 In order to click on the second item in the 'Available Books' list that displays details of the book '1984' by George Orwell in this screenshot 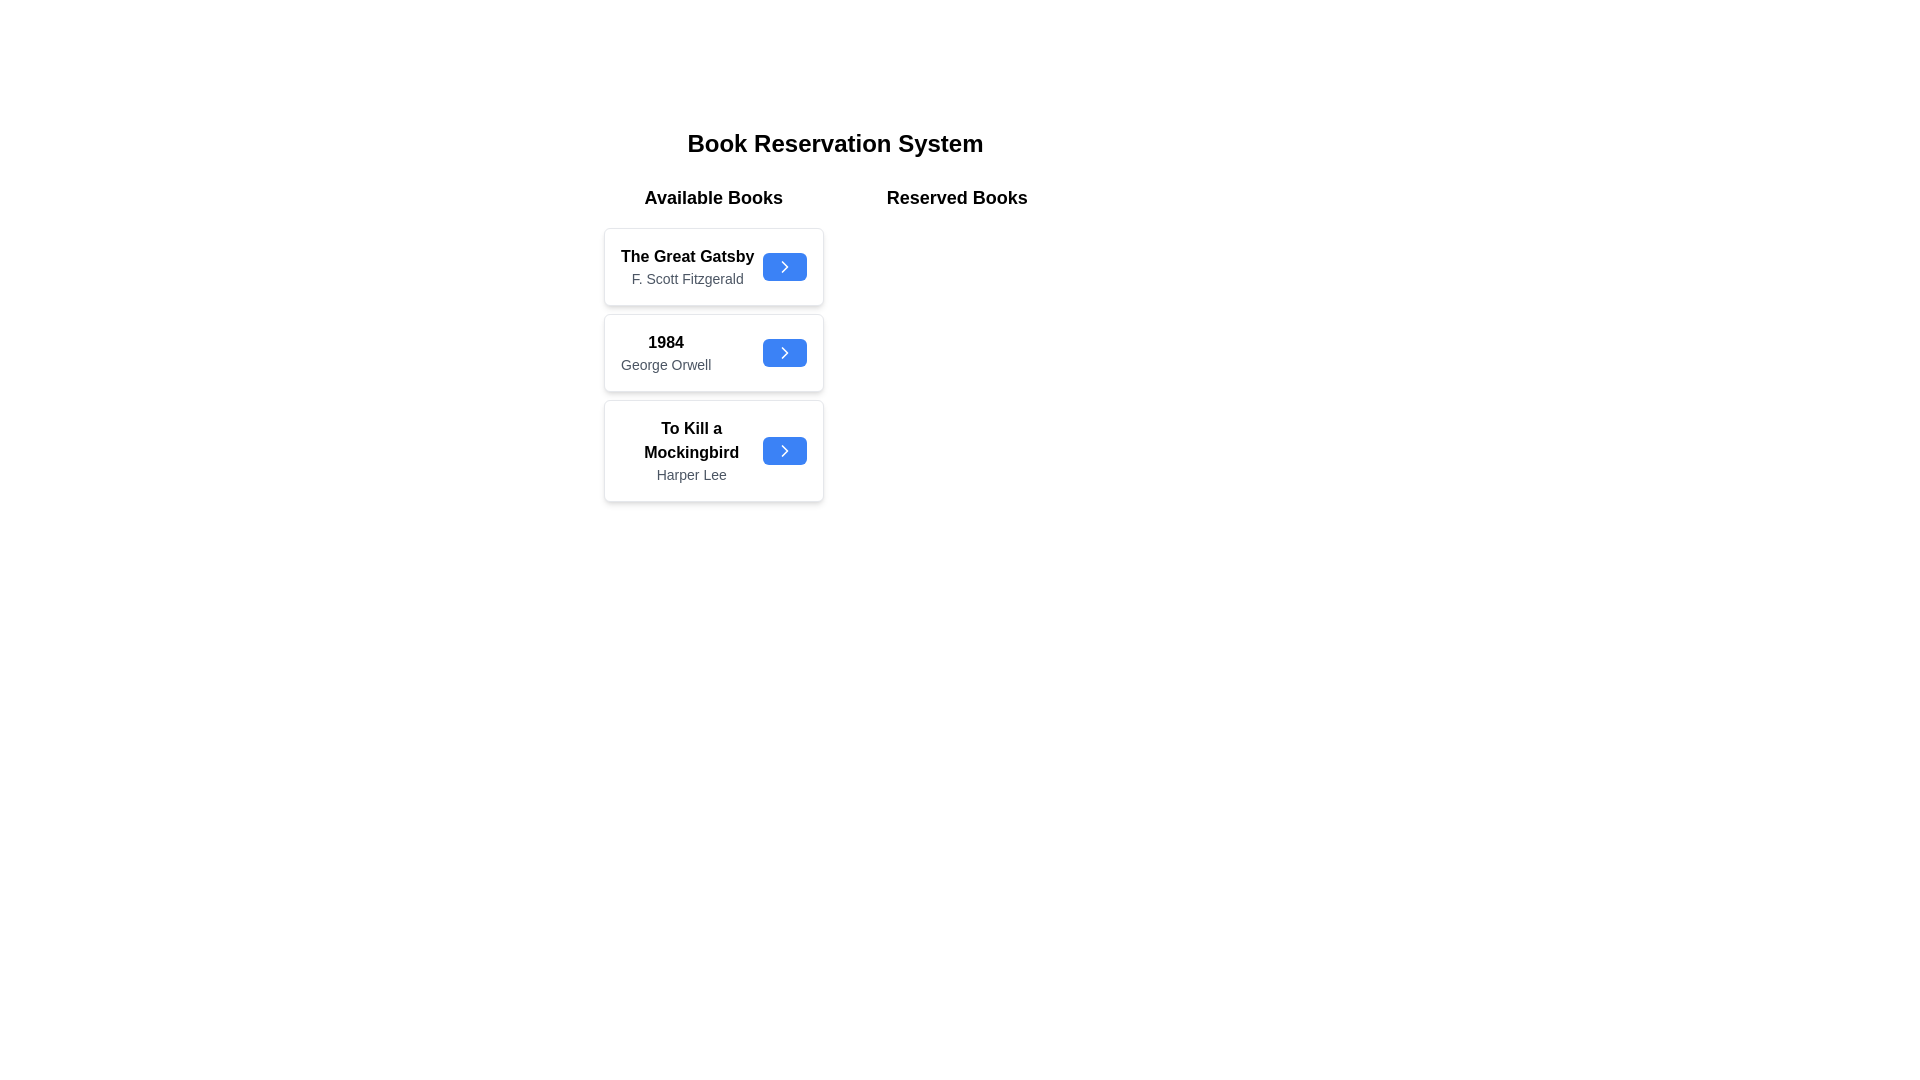, I will do `click(713, 346)`.